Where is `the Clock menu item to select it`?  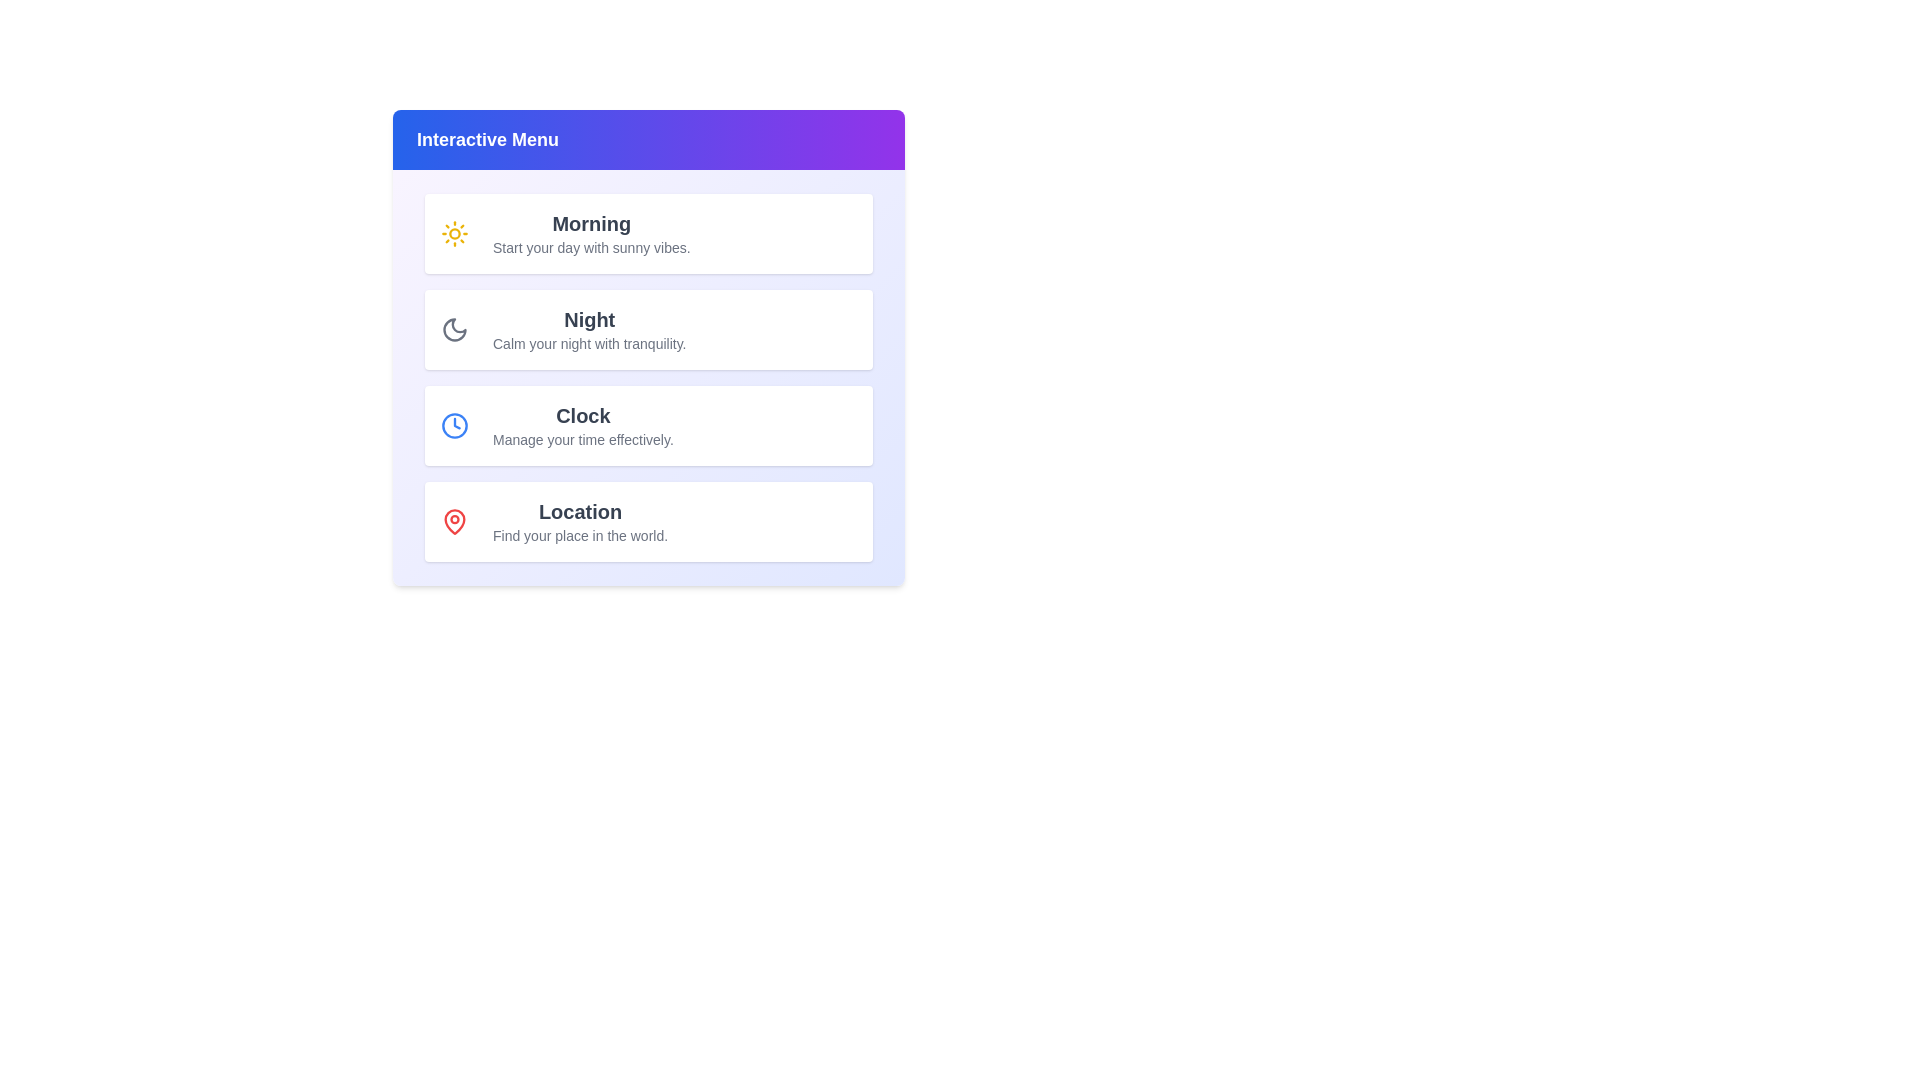
the Clock menu item to select it is located at coordinates (648, 424).